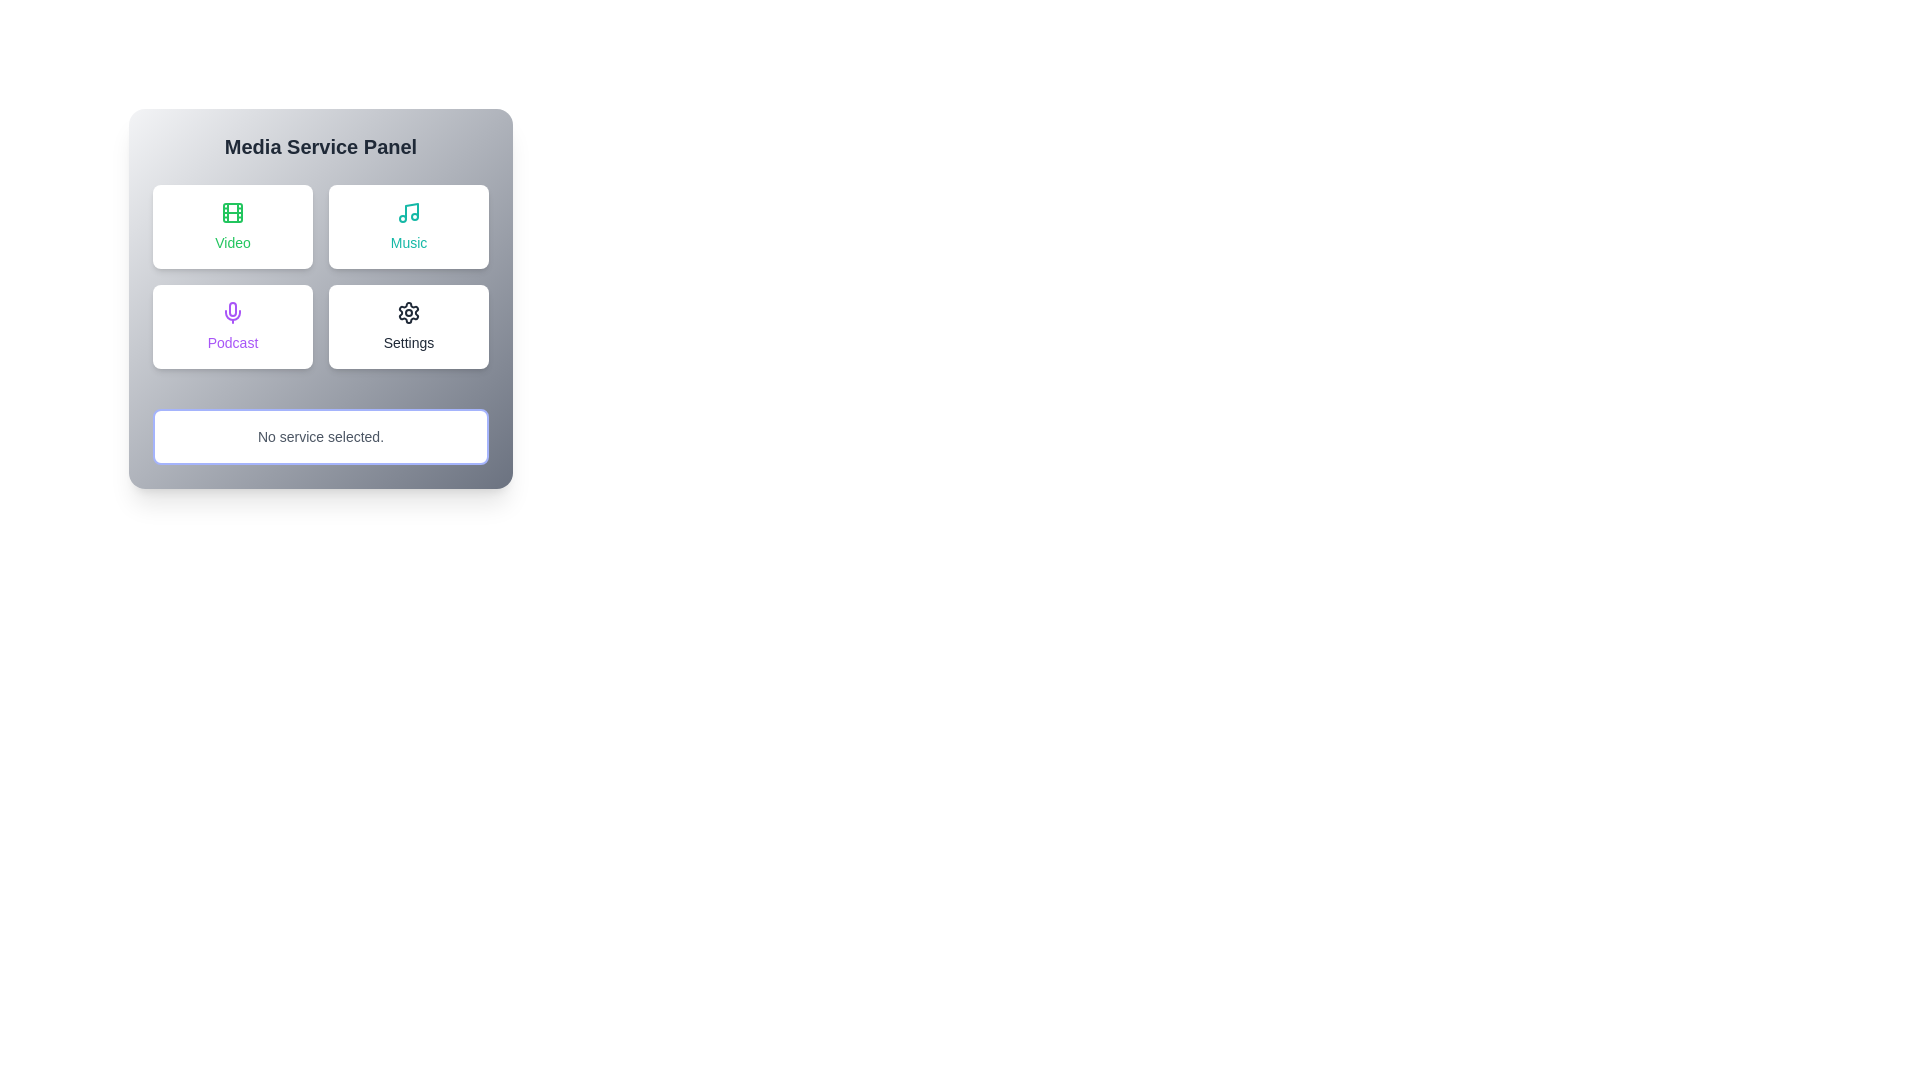 This screenshot has width=1920, height=1080. What do you see at coordinates (233, 342) in the screenshot?
I see `text content of the label inside the 'Podcast' card, located in the bottom-left quadrant of the 2x2 grid in the 'Media Service Panel'` at bounding box center [233, 342].